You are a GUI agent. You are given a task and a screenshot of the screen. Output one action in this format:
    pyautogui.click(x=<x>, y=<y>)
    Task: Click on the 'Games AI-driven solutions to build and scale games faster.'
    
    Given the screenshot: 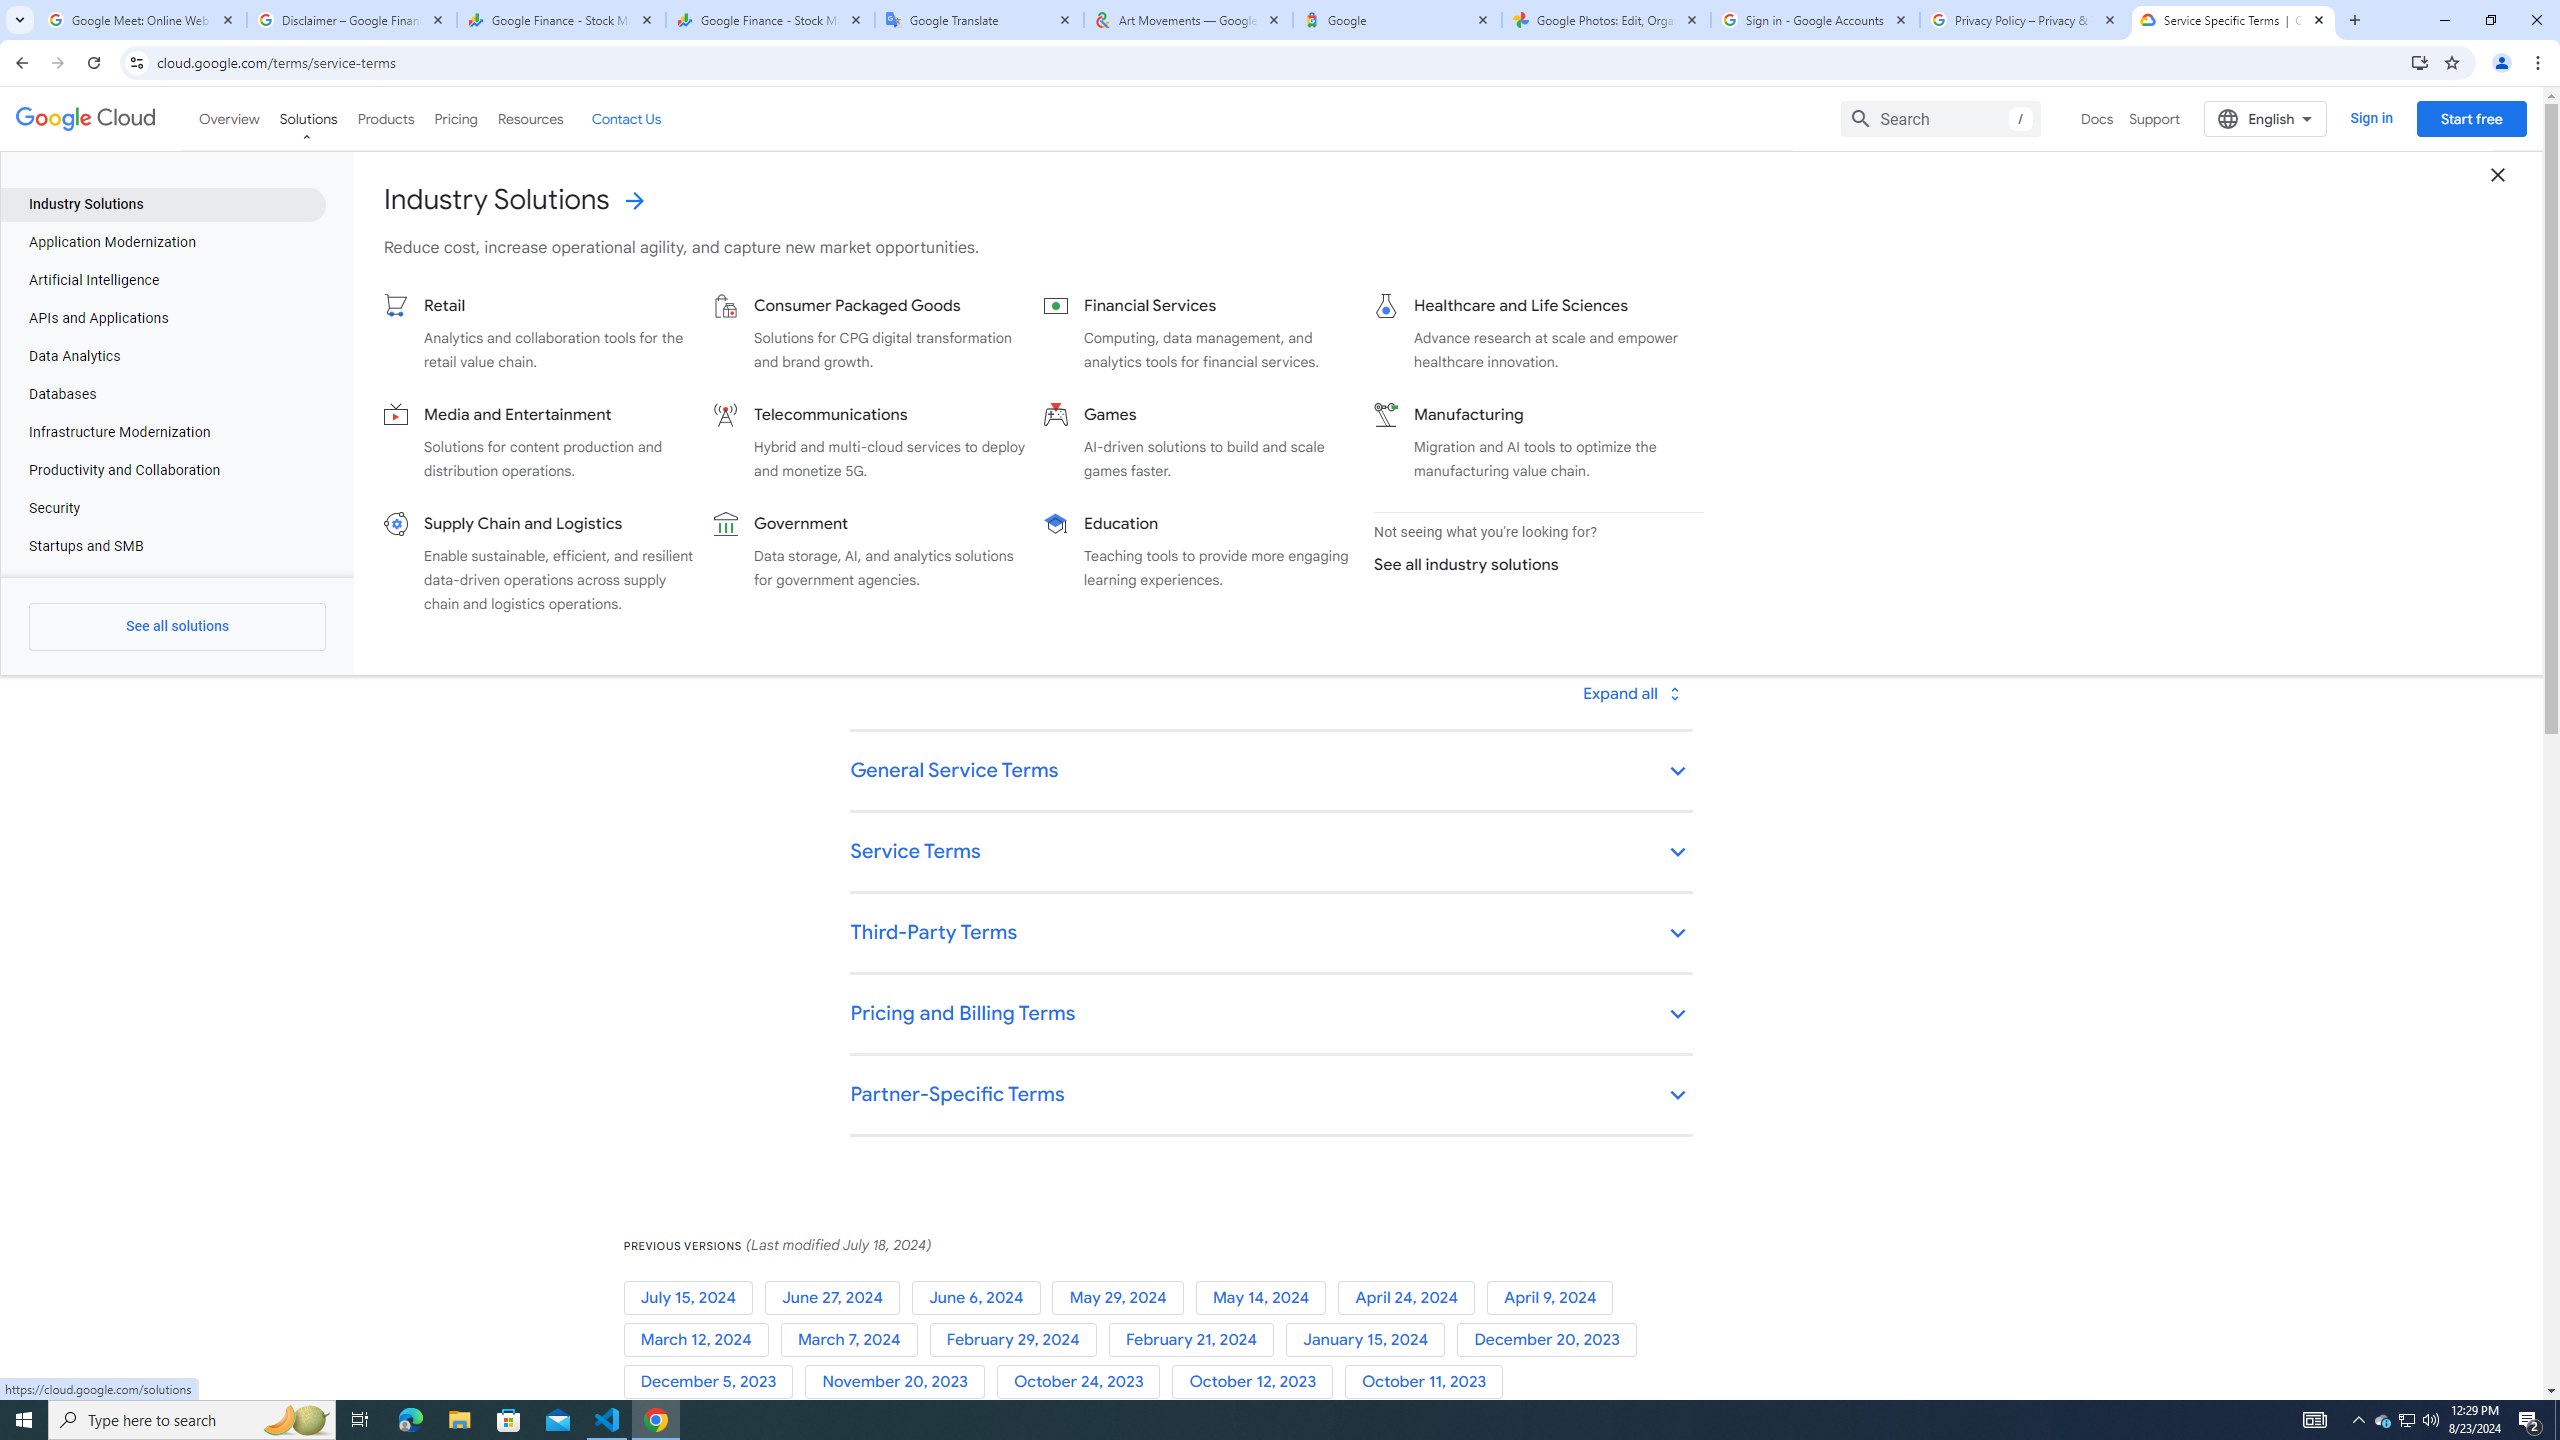 What is the action you would take?
    pyautogui.click(x=1199, y=441)
    